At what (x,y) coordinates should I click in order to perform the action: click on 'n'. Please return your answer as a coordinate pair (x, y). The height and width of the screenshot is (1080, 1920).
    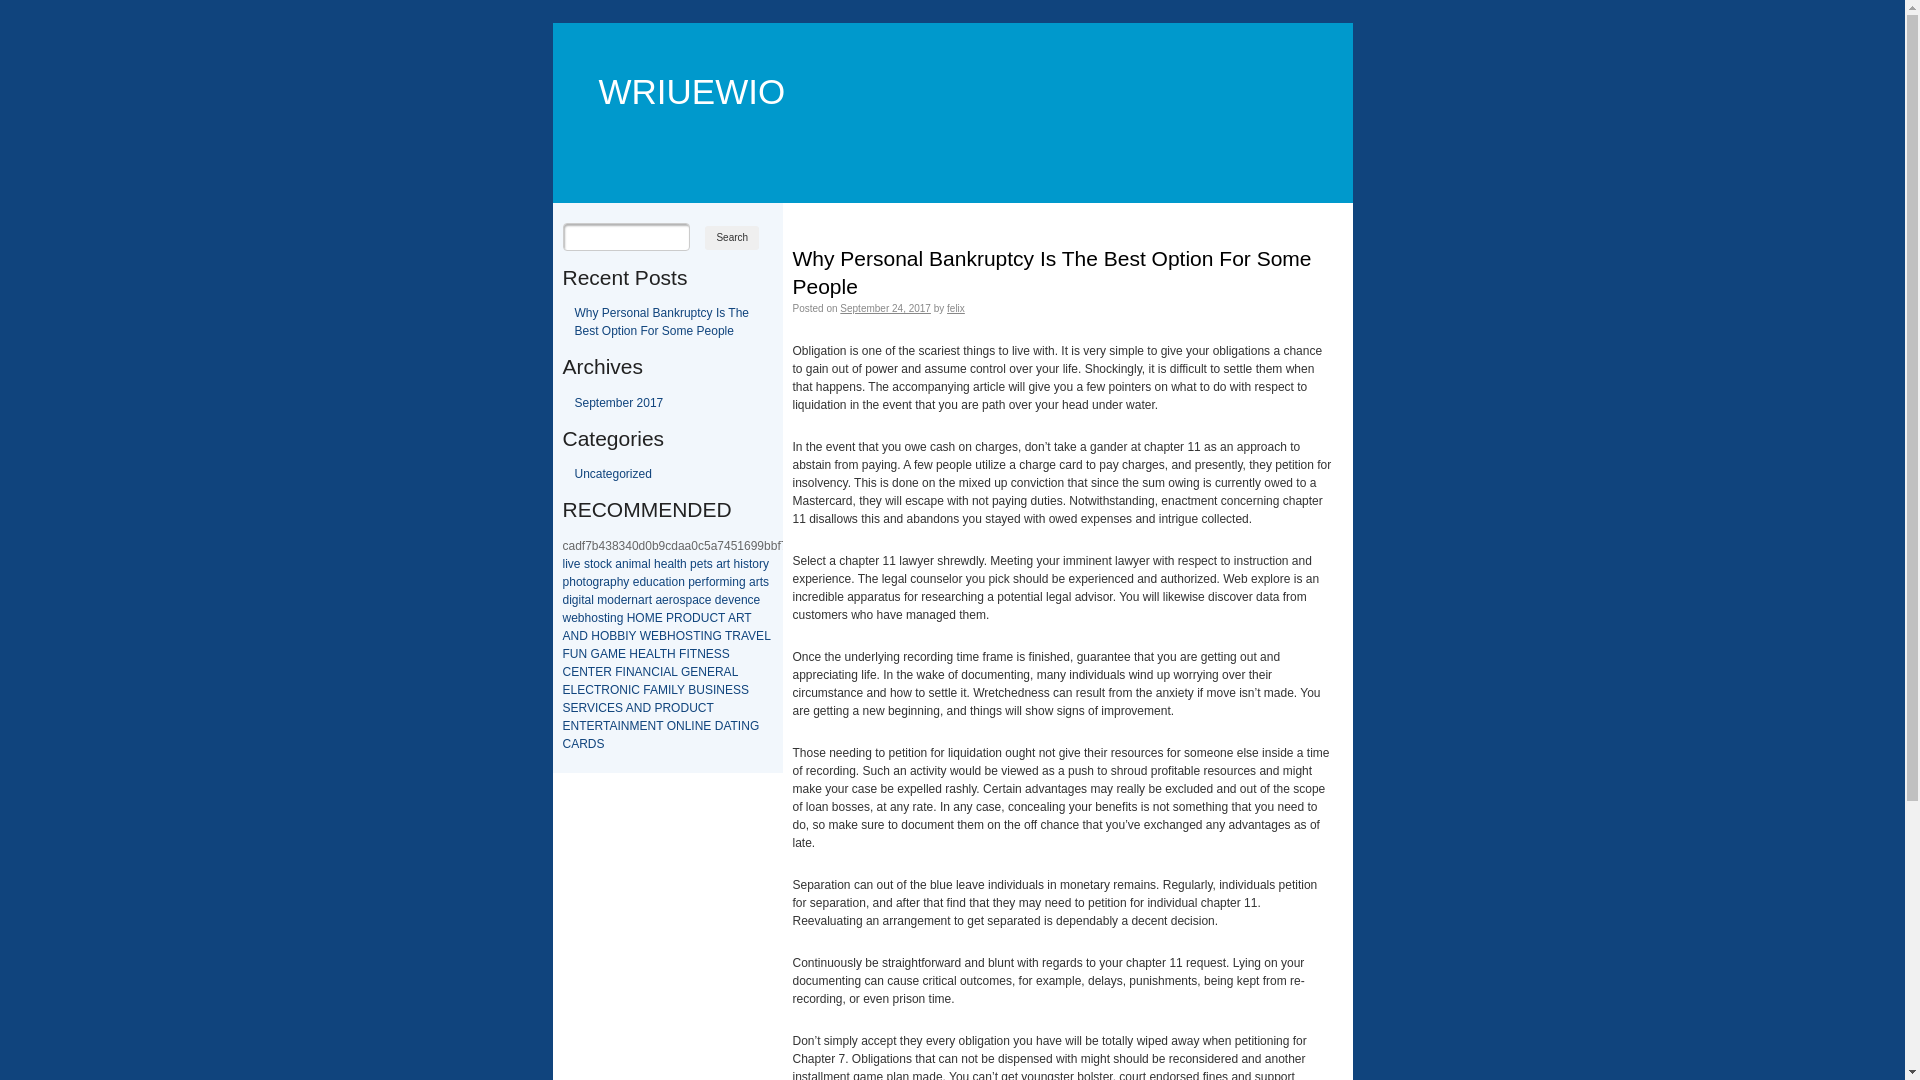
    Looking at the image, I should click on (743, 599).